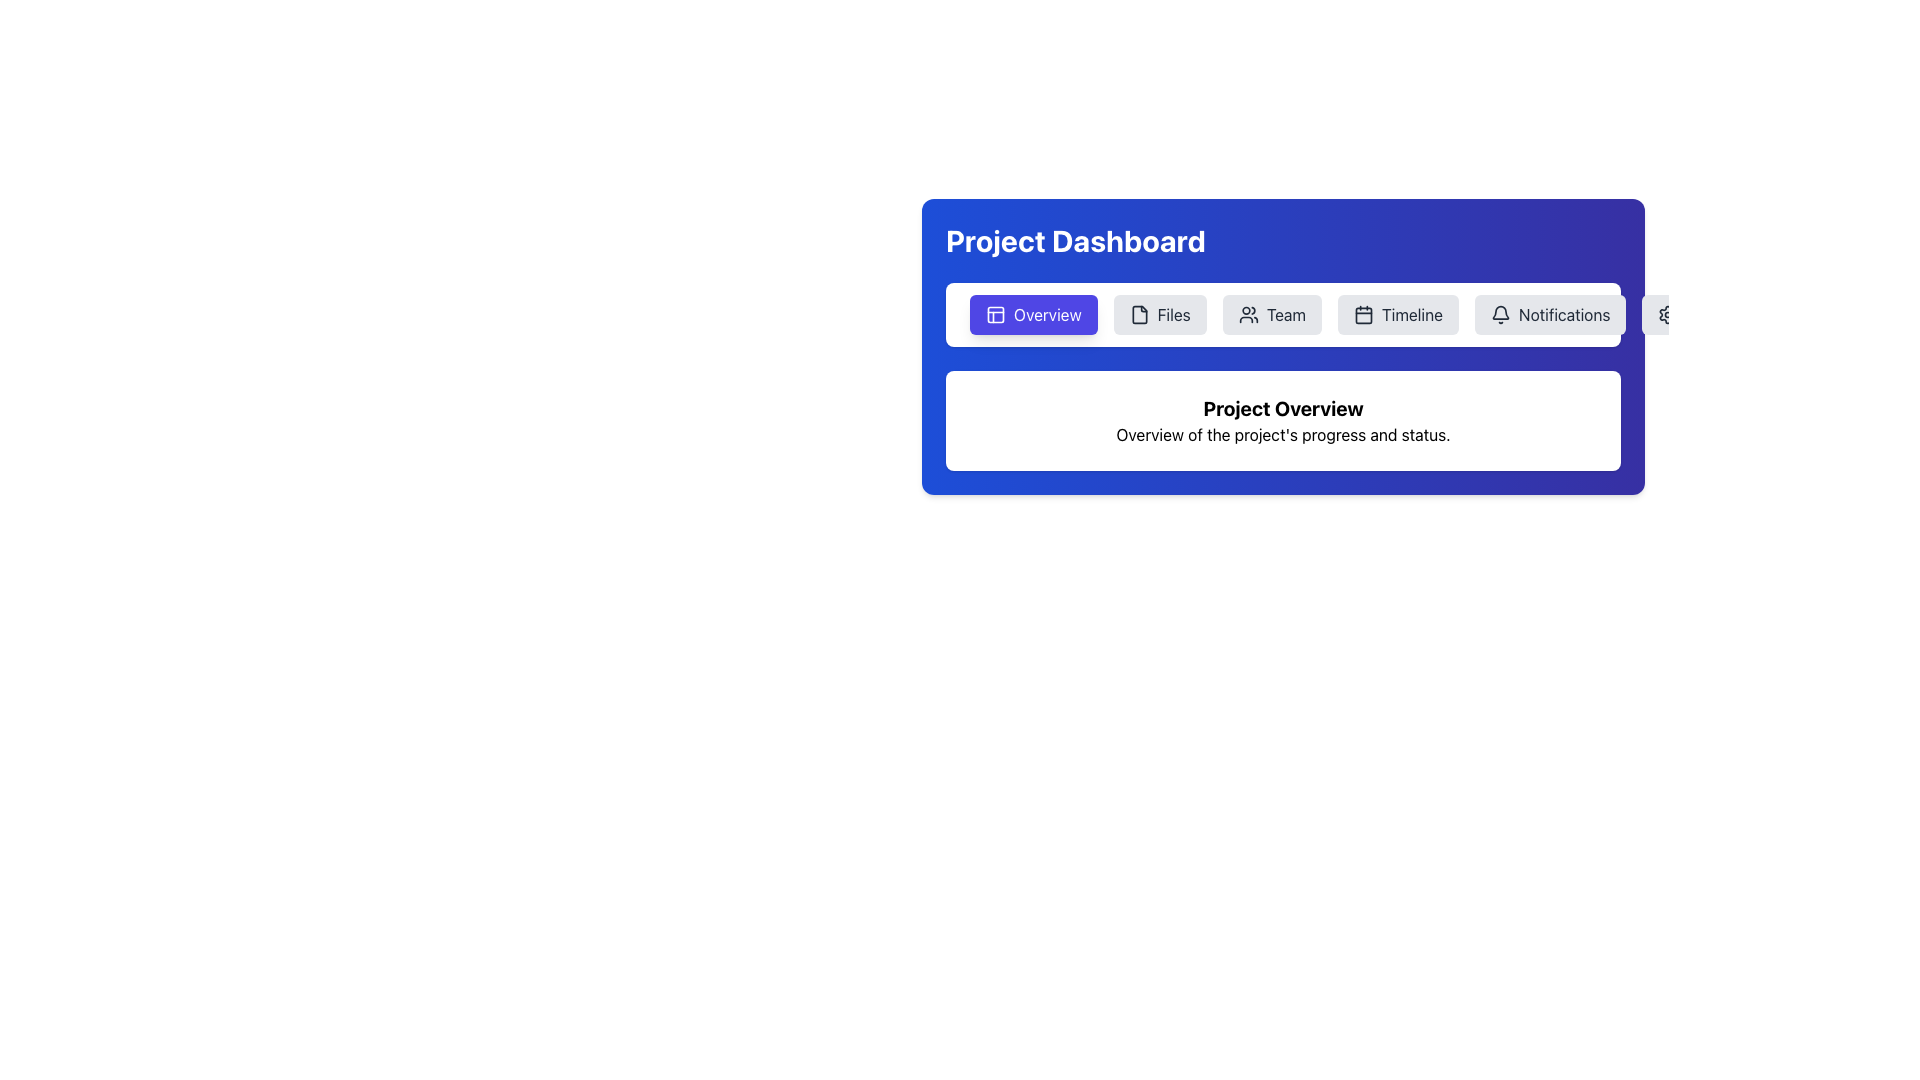  Describe the element at coordinates (1283, 346) in the screenshot. I see `the tabs of the main project dashboard to trigger a visual change` at that location.